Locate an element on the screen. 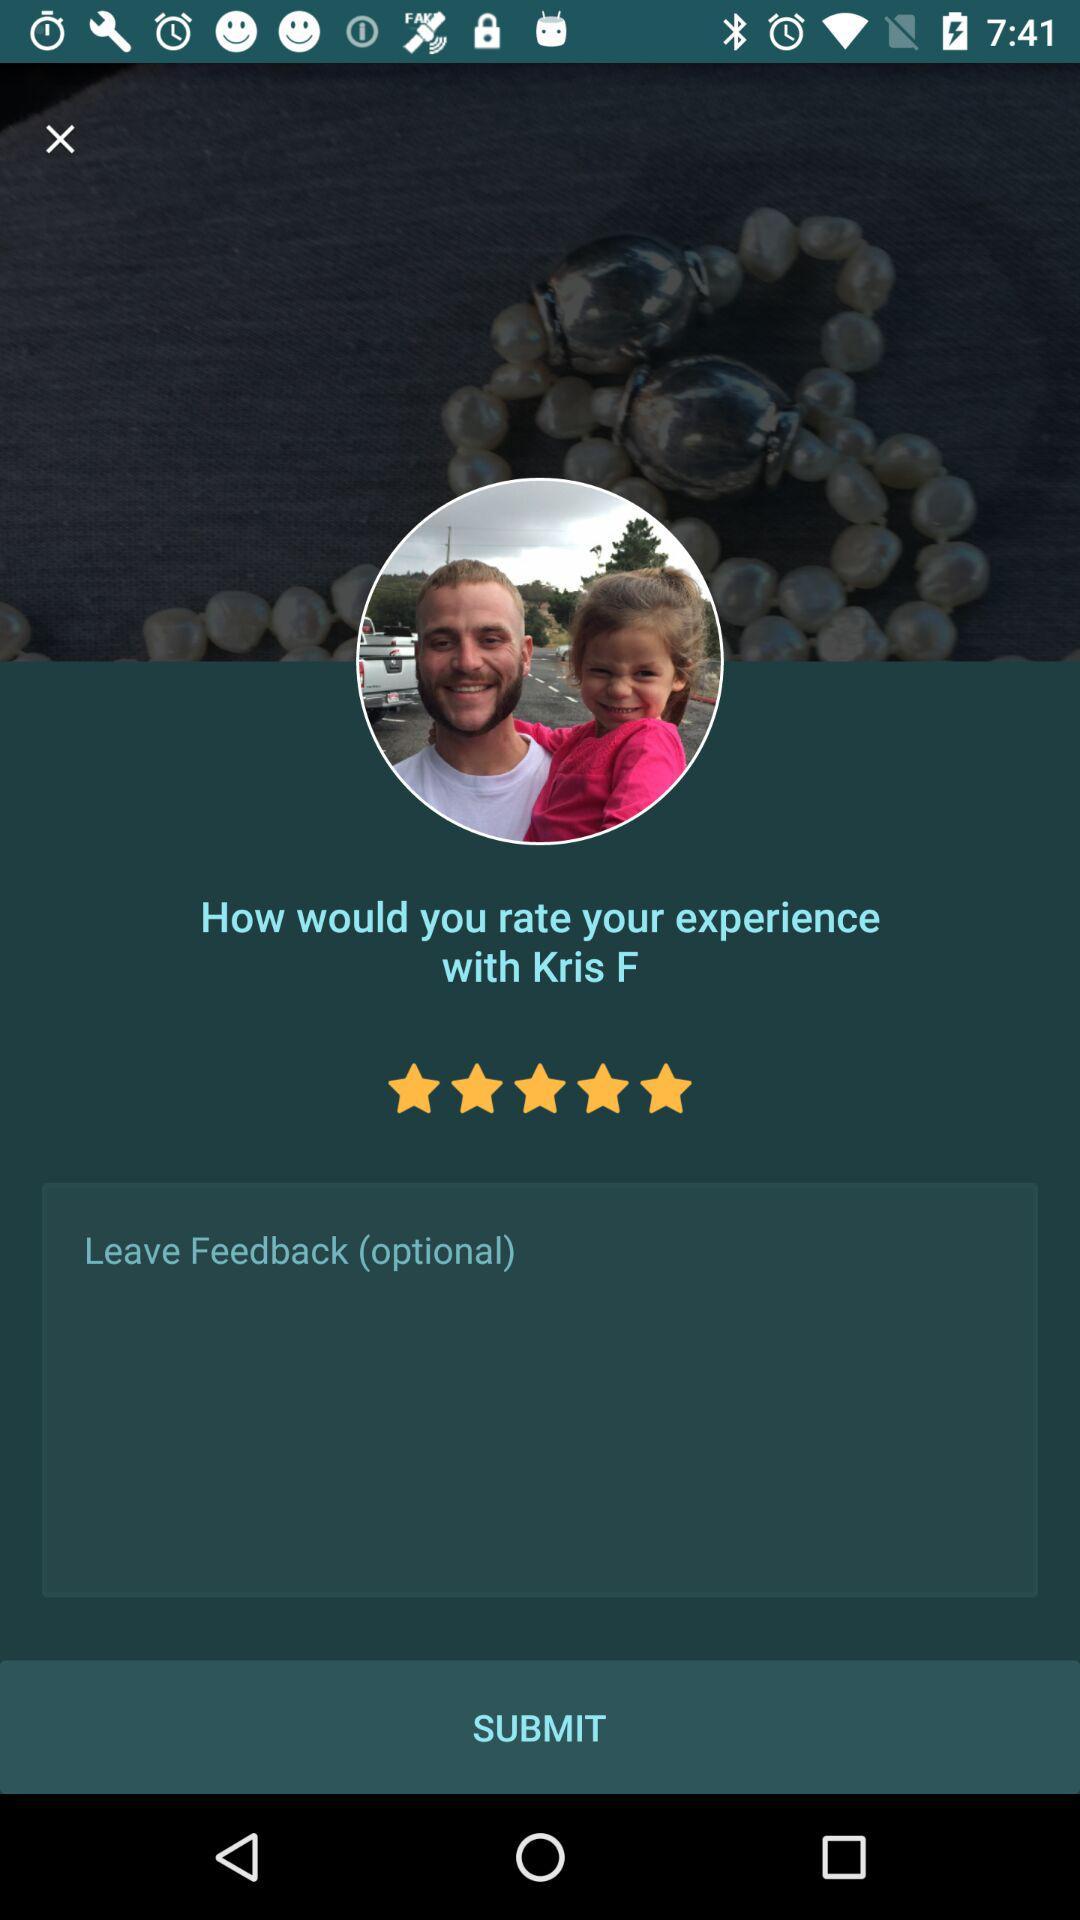  star feedback is located at coordinates (412, 1087).